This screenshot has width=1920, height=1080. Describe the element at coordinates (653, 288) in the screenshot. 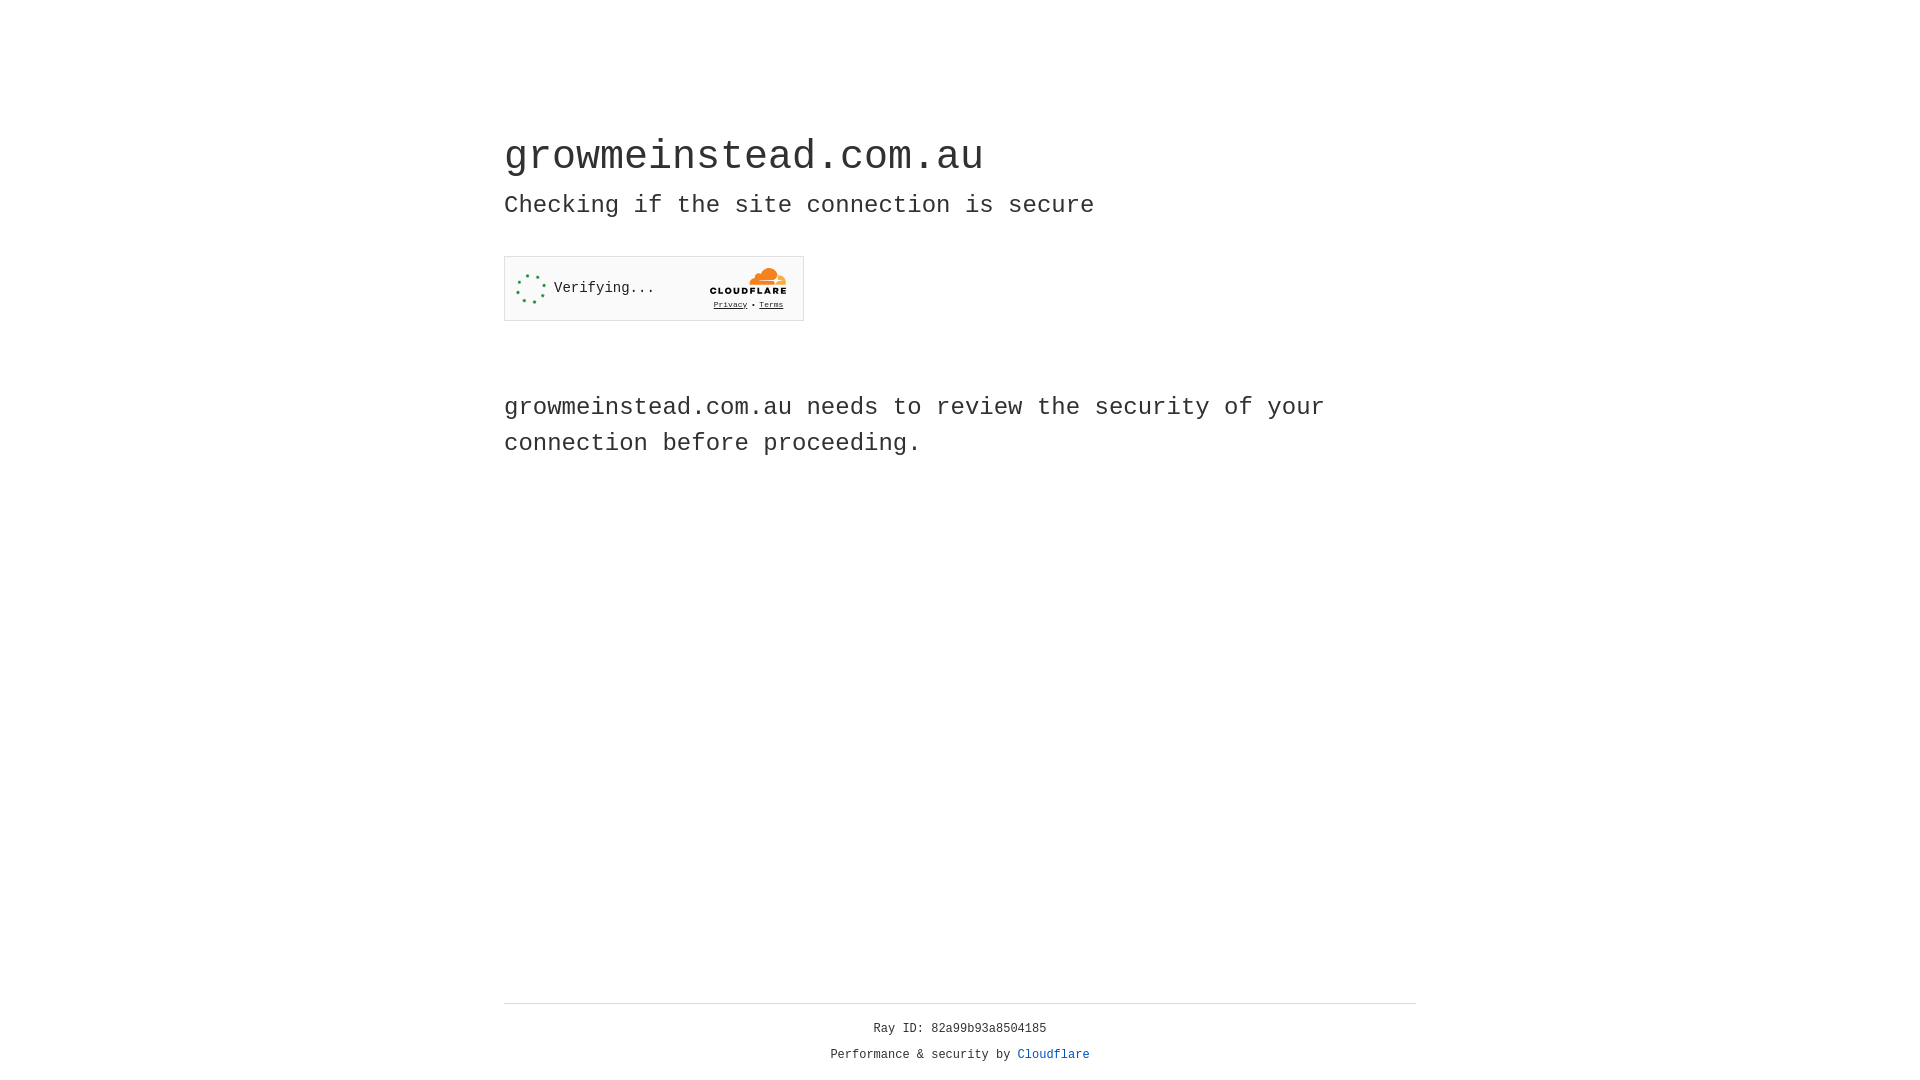

I see `'Widget containing a Cloudflare security challenge'` at that location.